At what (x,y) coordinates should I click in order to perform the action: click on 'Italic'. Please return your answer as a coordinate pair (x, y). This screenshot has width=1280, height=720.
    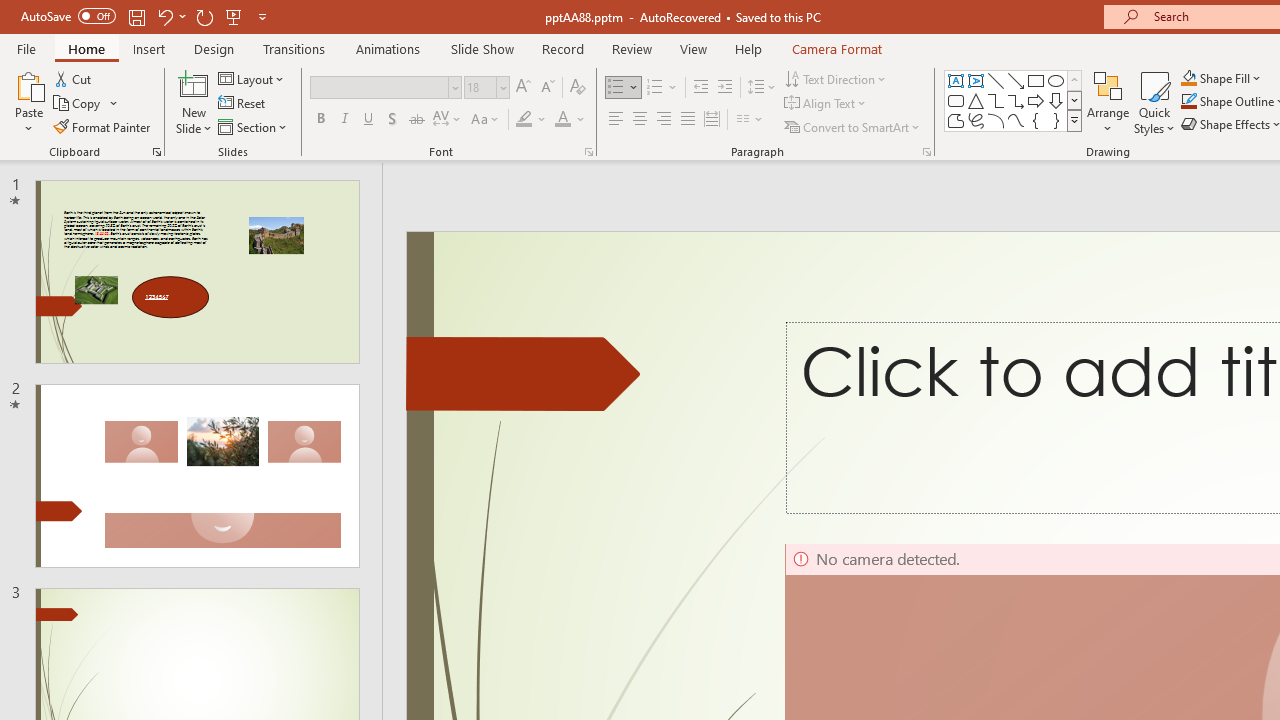
    Looking at the image, I should click on (344, 119).